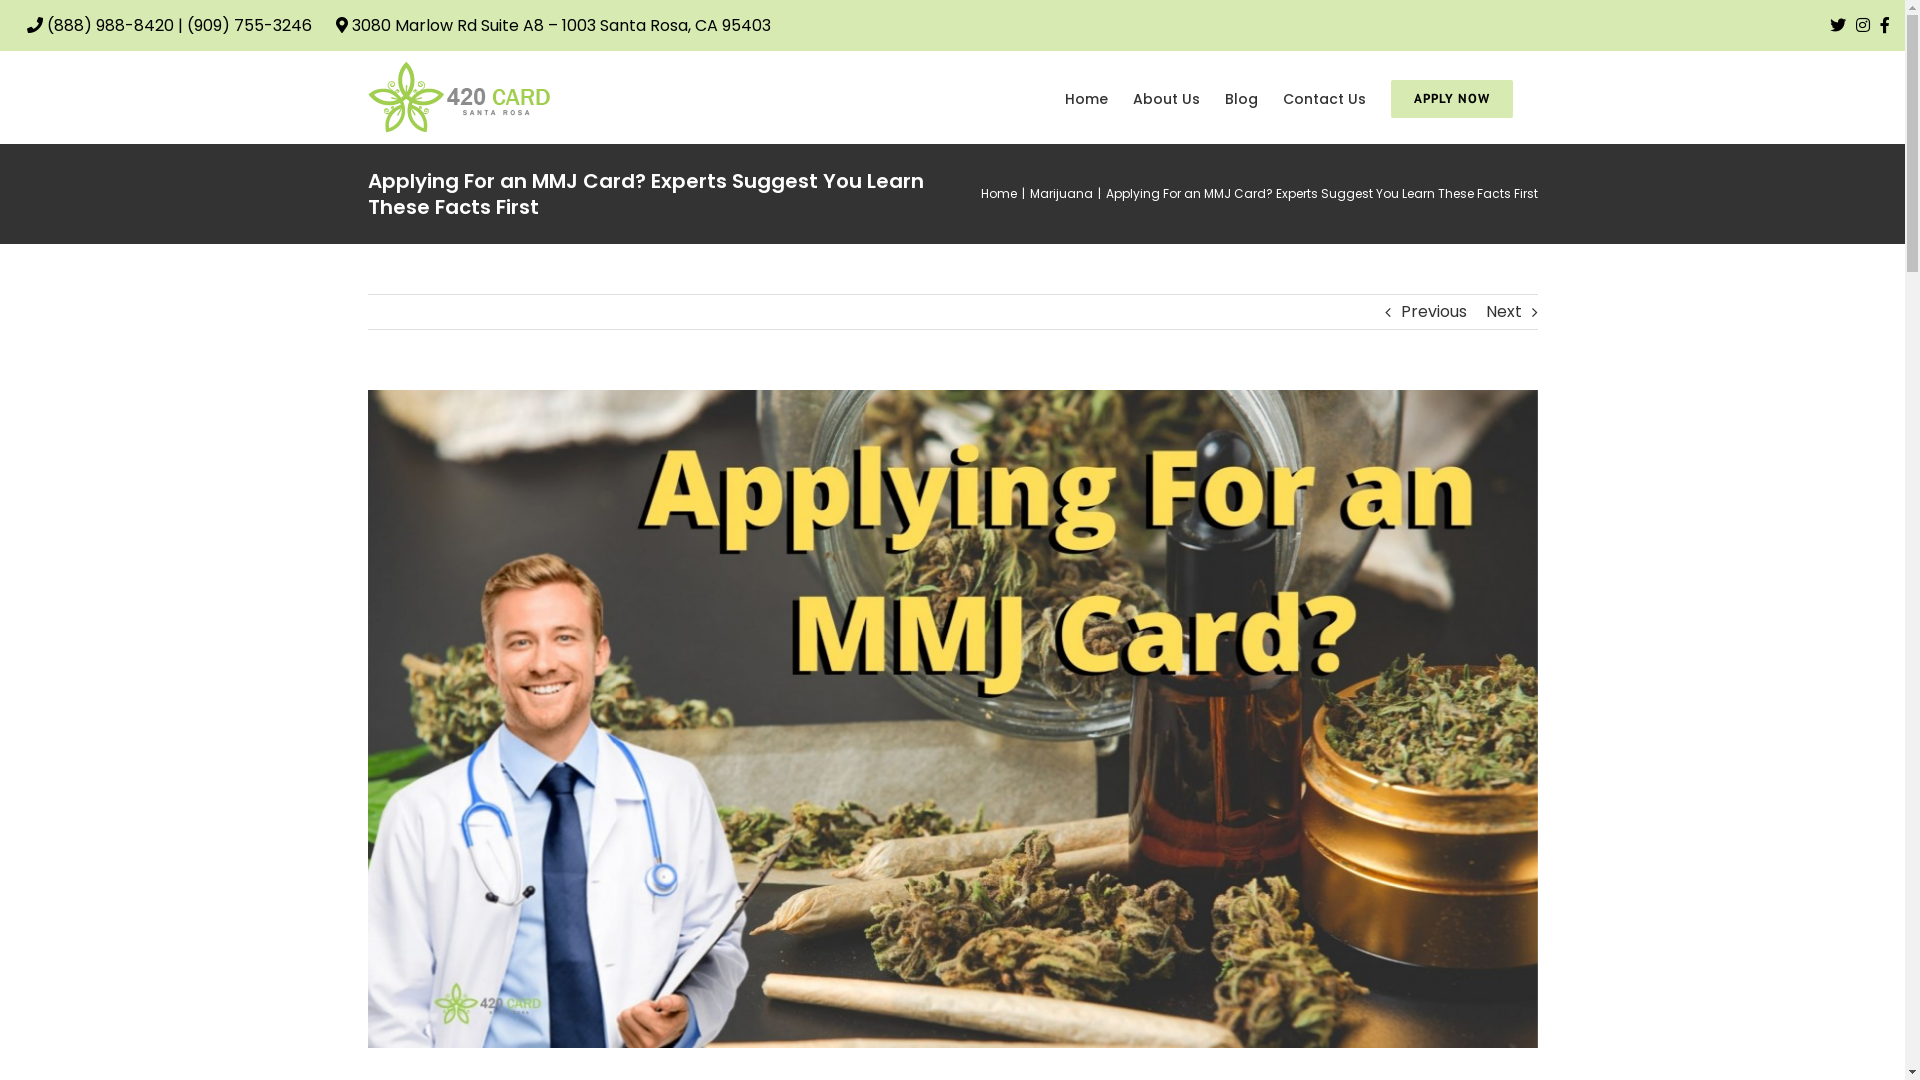 This screenshot has width=1920, height=1080. Describe the element at coordinates (1060, 193) in the screenshot. I see `'Marijuana'` at that location.